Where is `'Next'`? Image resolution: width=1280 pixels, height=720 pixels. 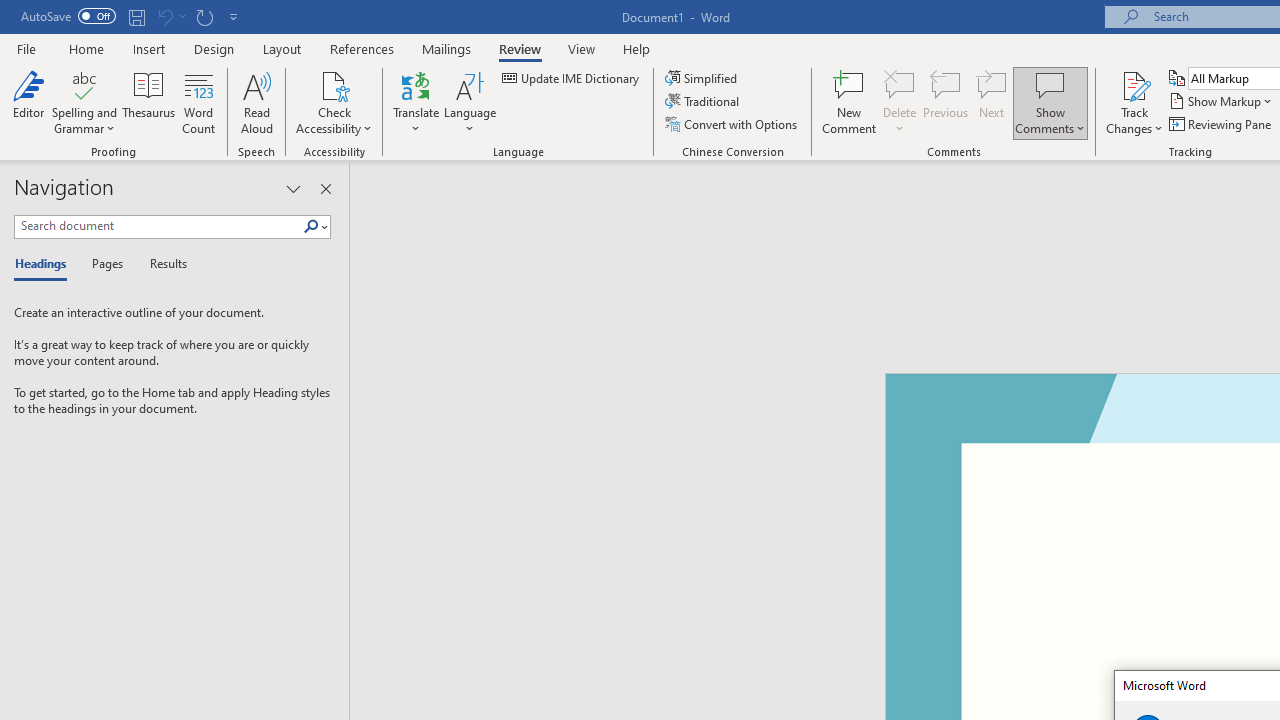
'Next' is located at coordinates (992, 103).